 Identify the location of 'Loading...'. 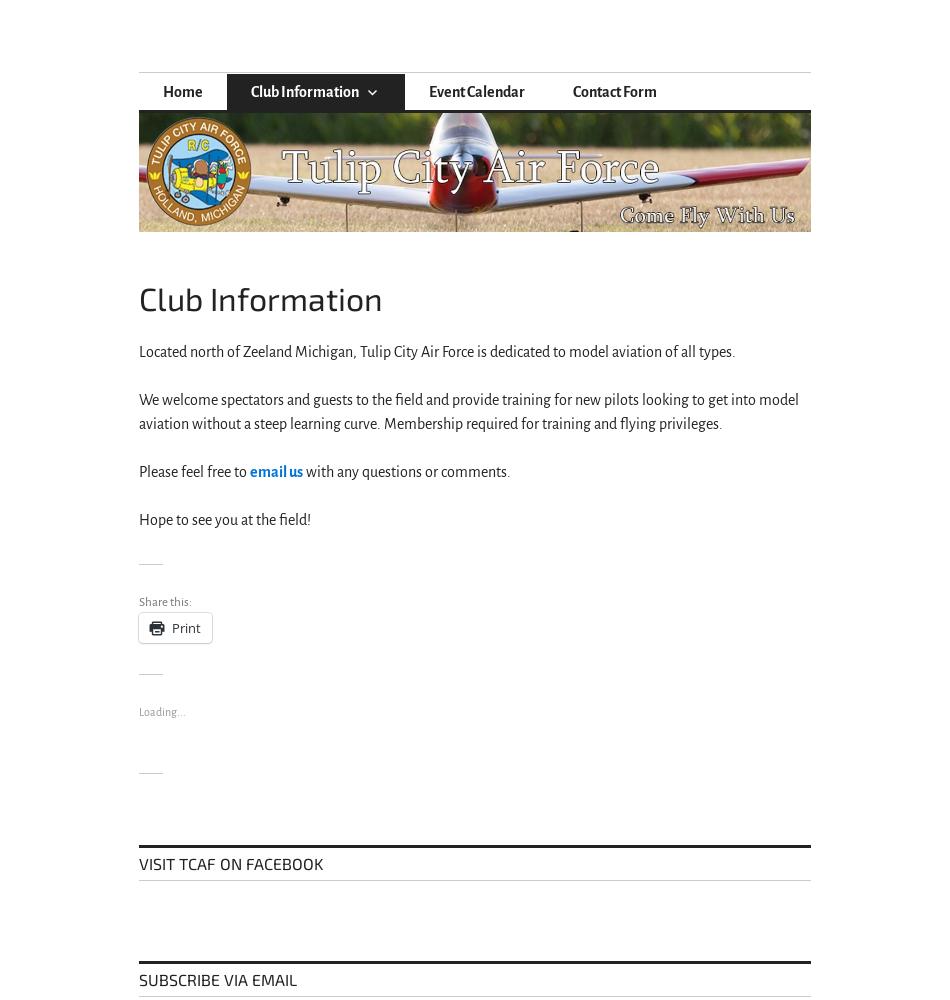
(138, 711).